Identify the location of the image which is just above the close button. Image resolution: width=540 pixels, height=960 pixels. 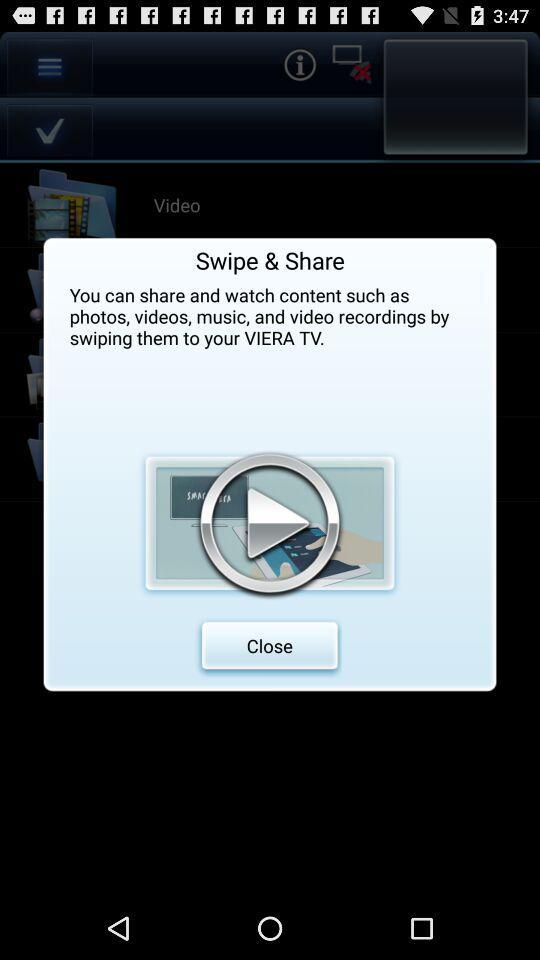
(270, 522).